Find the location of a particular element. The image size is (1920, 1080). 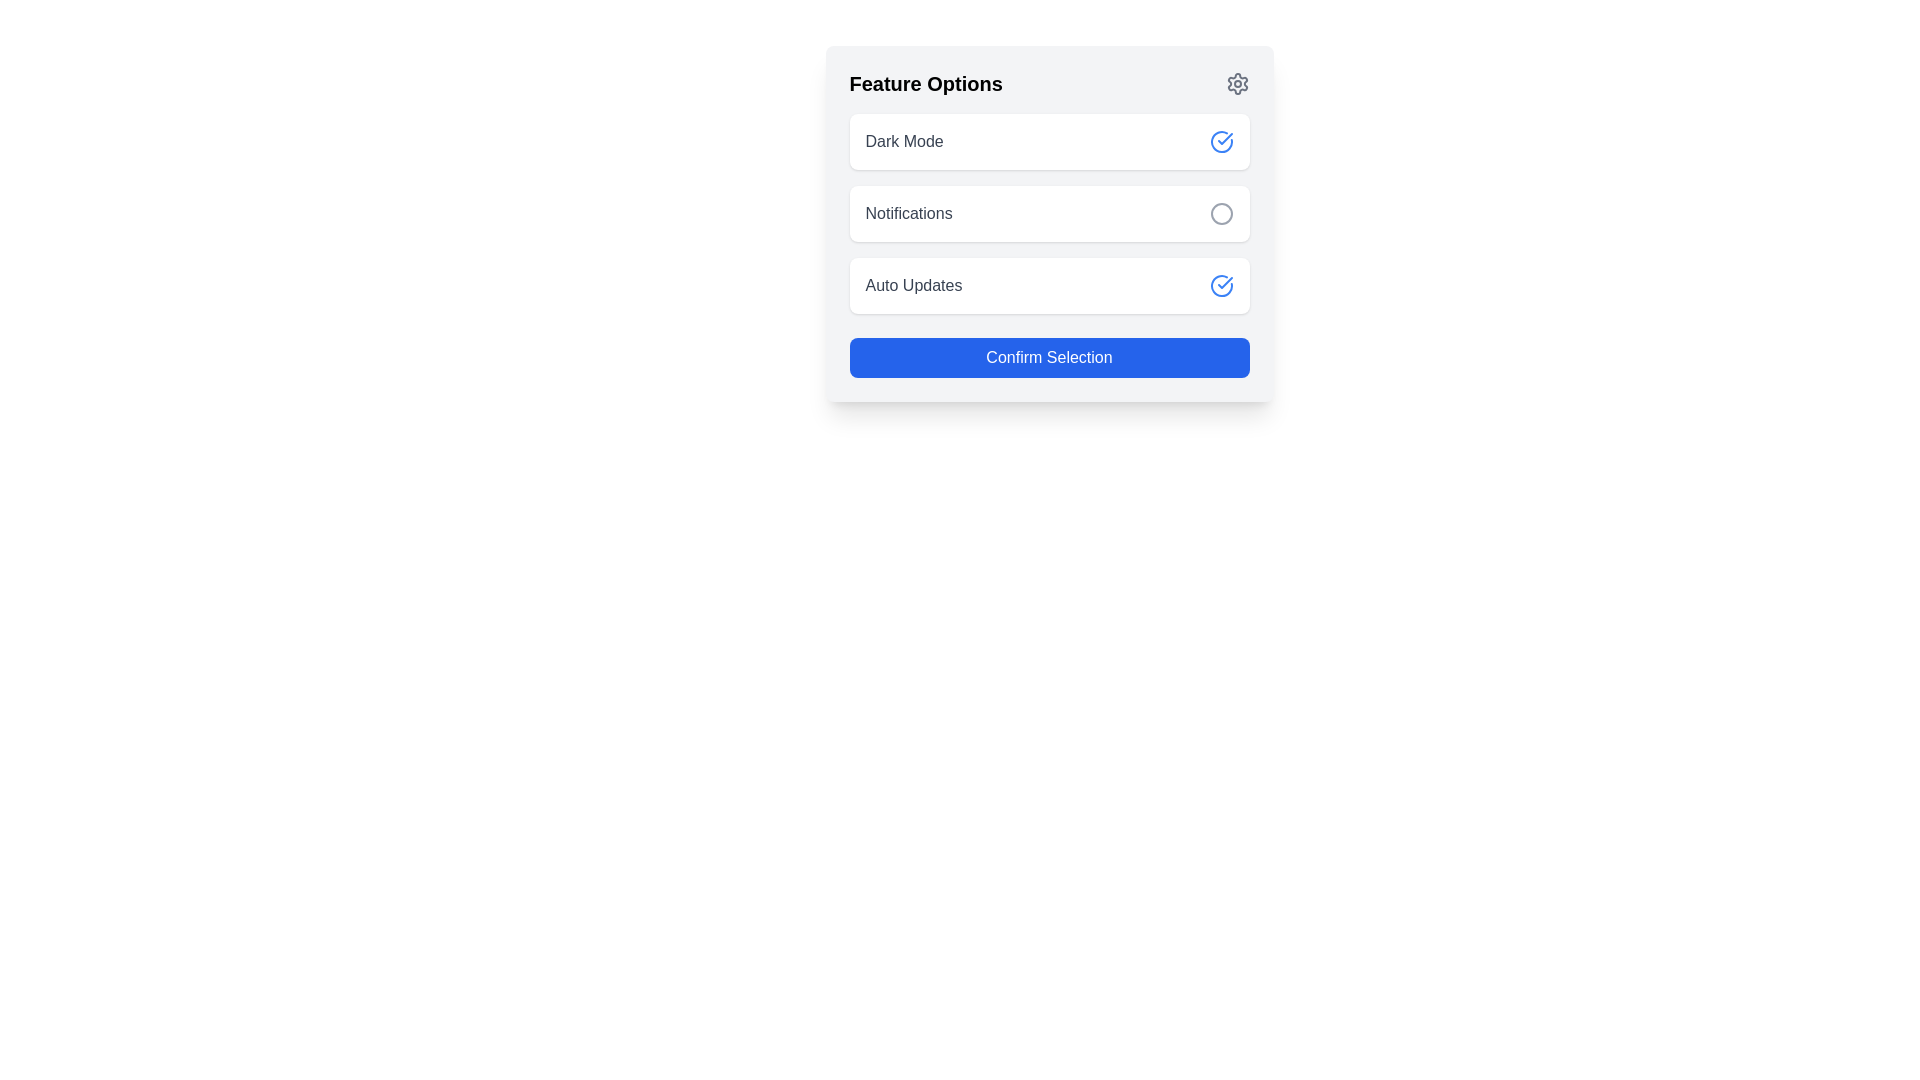

the 'Auto Updates' selectable option, which is the third entry in the list of feature options is located at coordinates (1048, 285).